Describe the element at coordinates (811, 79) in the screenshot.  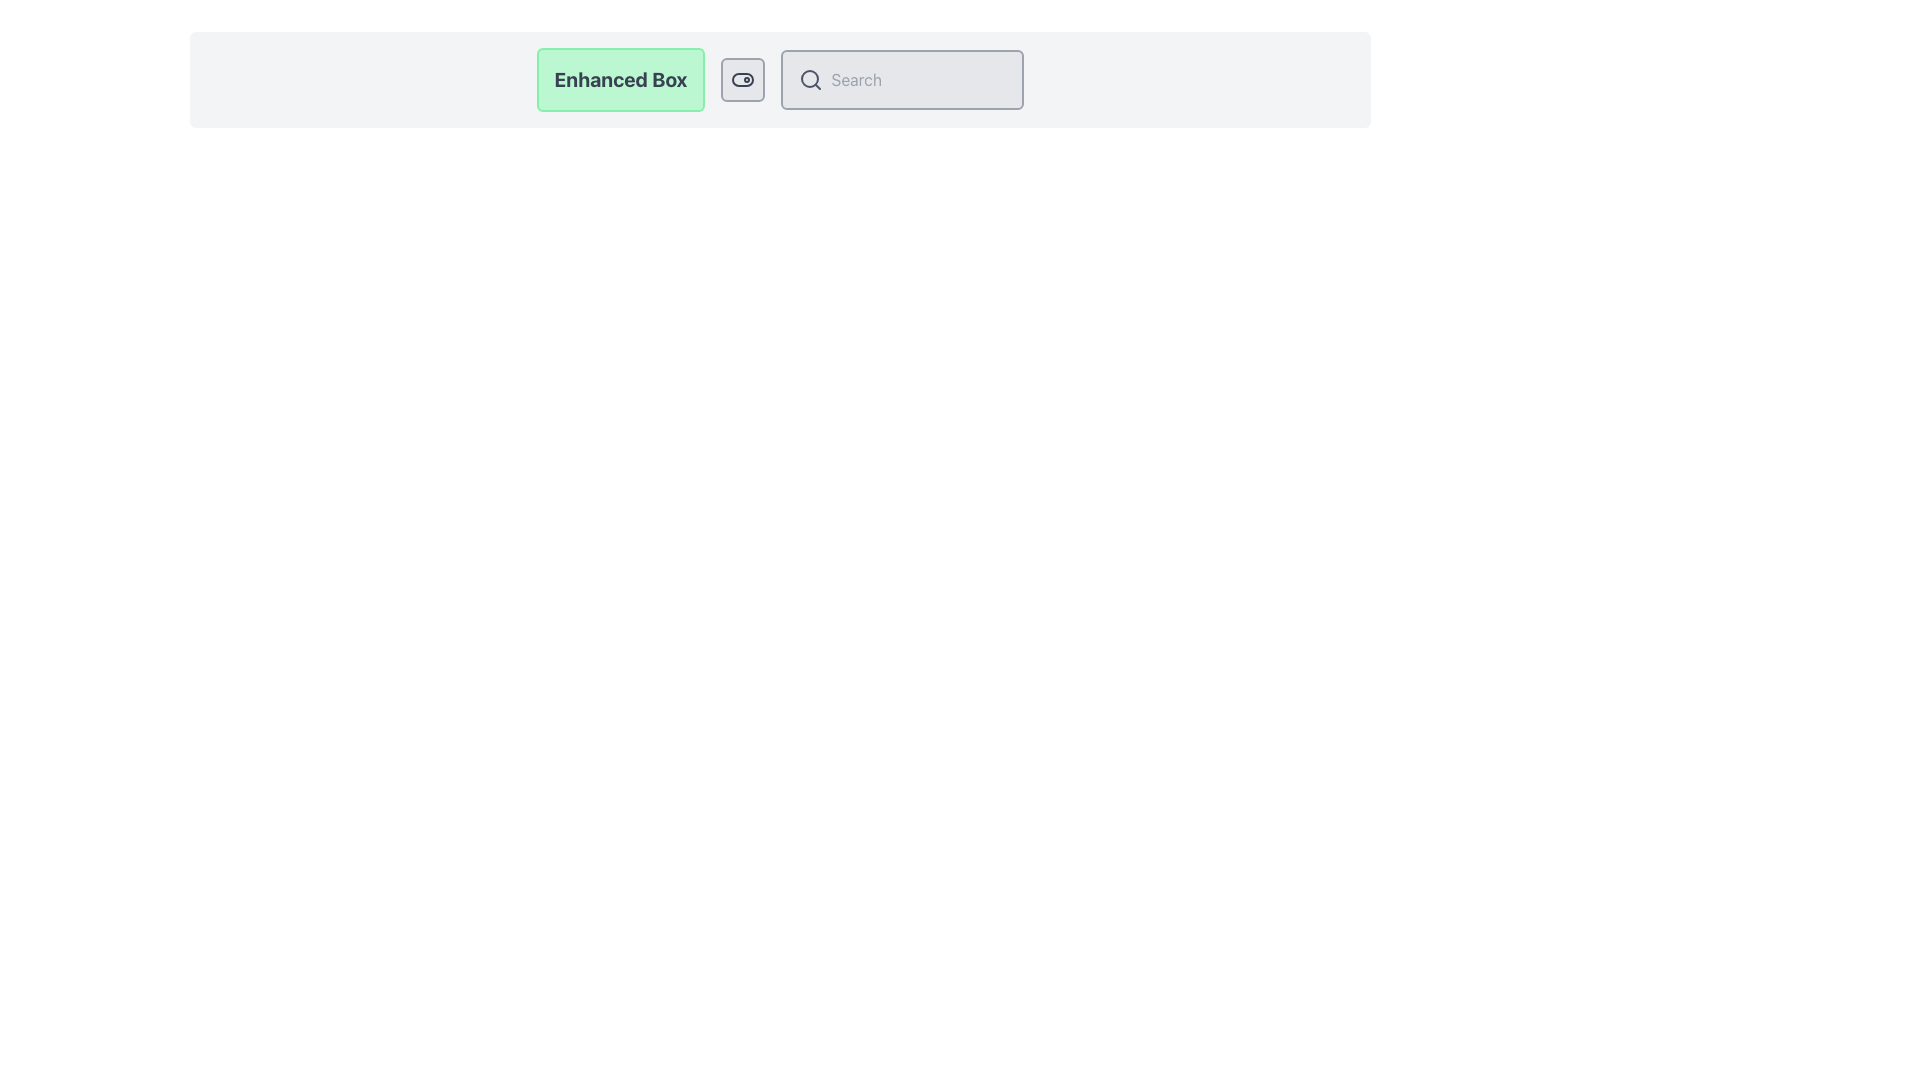
I see `the search icon located to the left of the 'Search' text input field` at that location.